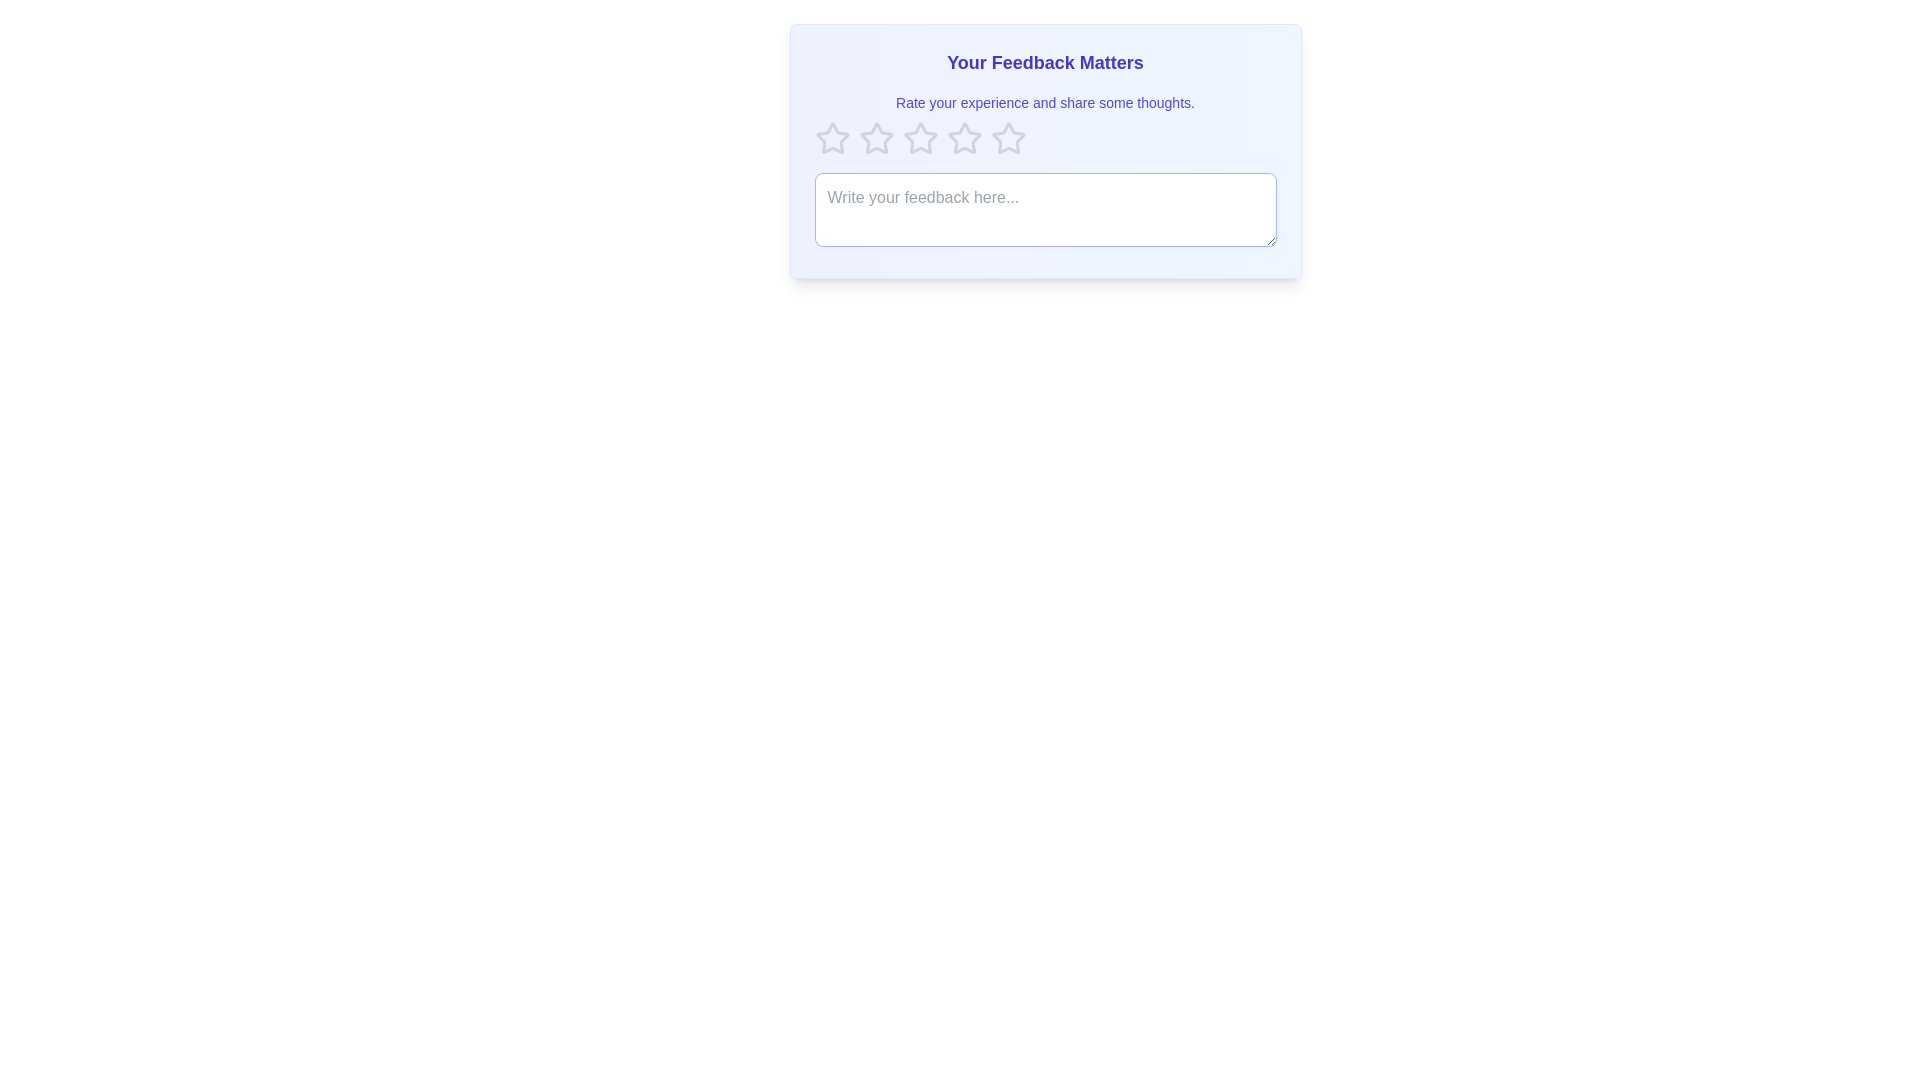 This screenshot has height=1080, width=1920. Describe the element at coordinates (876, 137) in the screenshot. I see `the star corresponding to the desired rating 2` at that location.